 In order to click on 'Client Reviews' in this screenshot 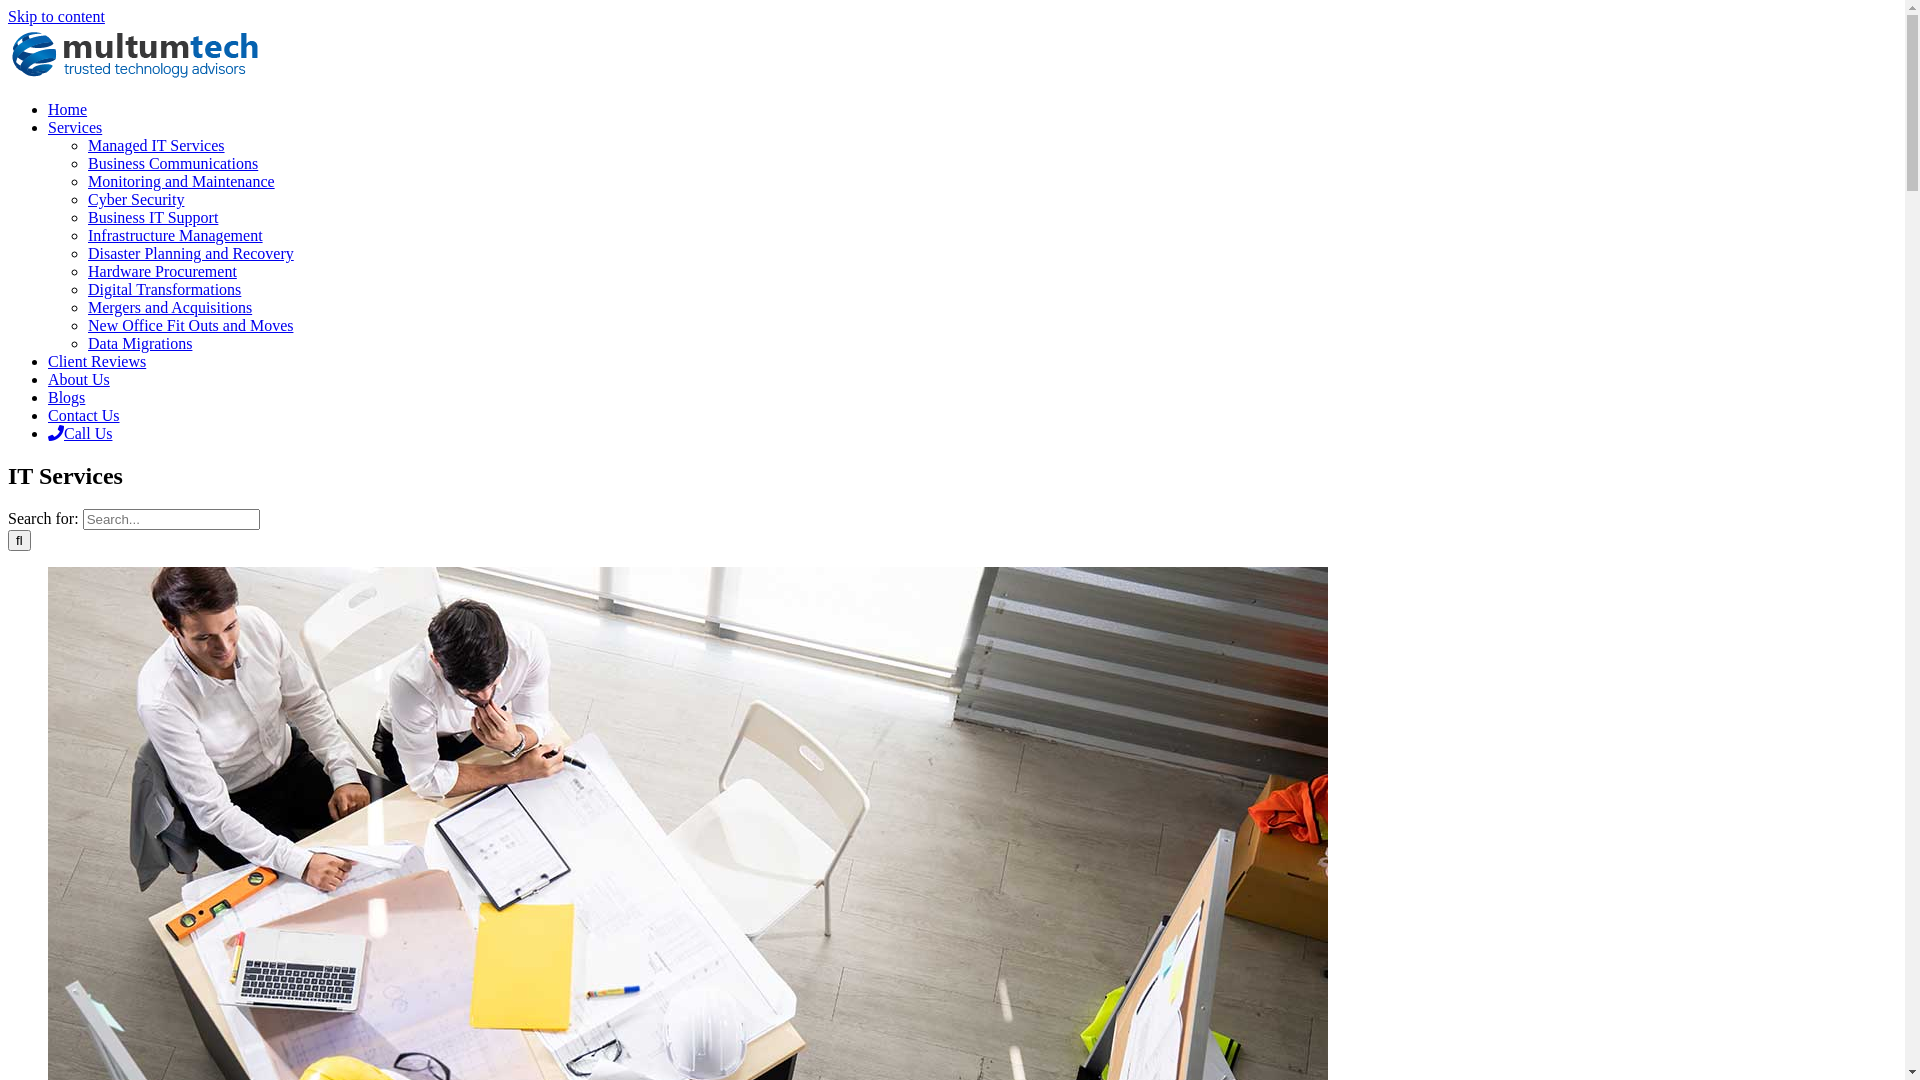, I will do `click(95, 361)`.